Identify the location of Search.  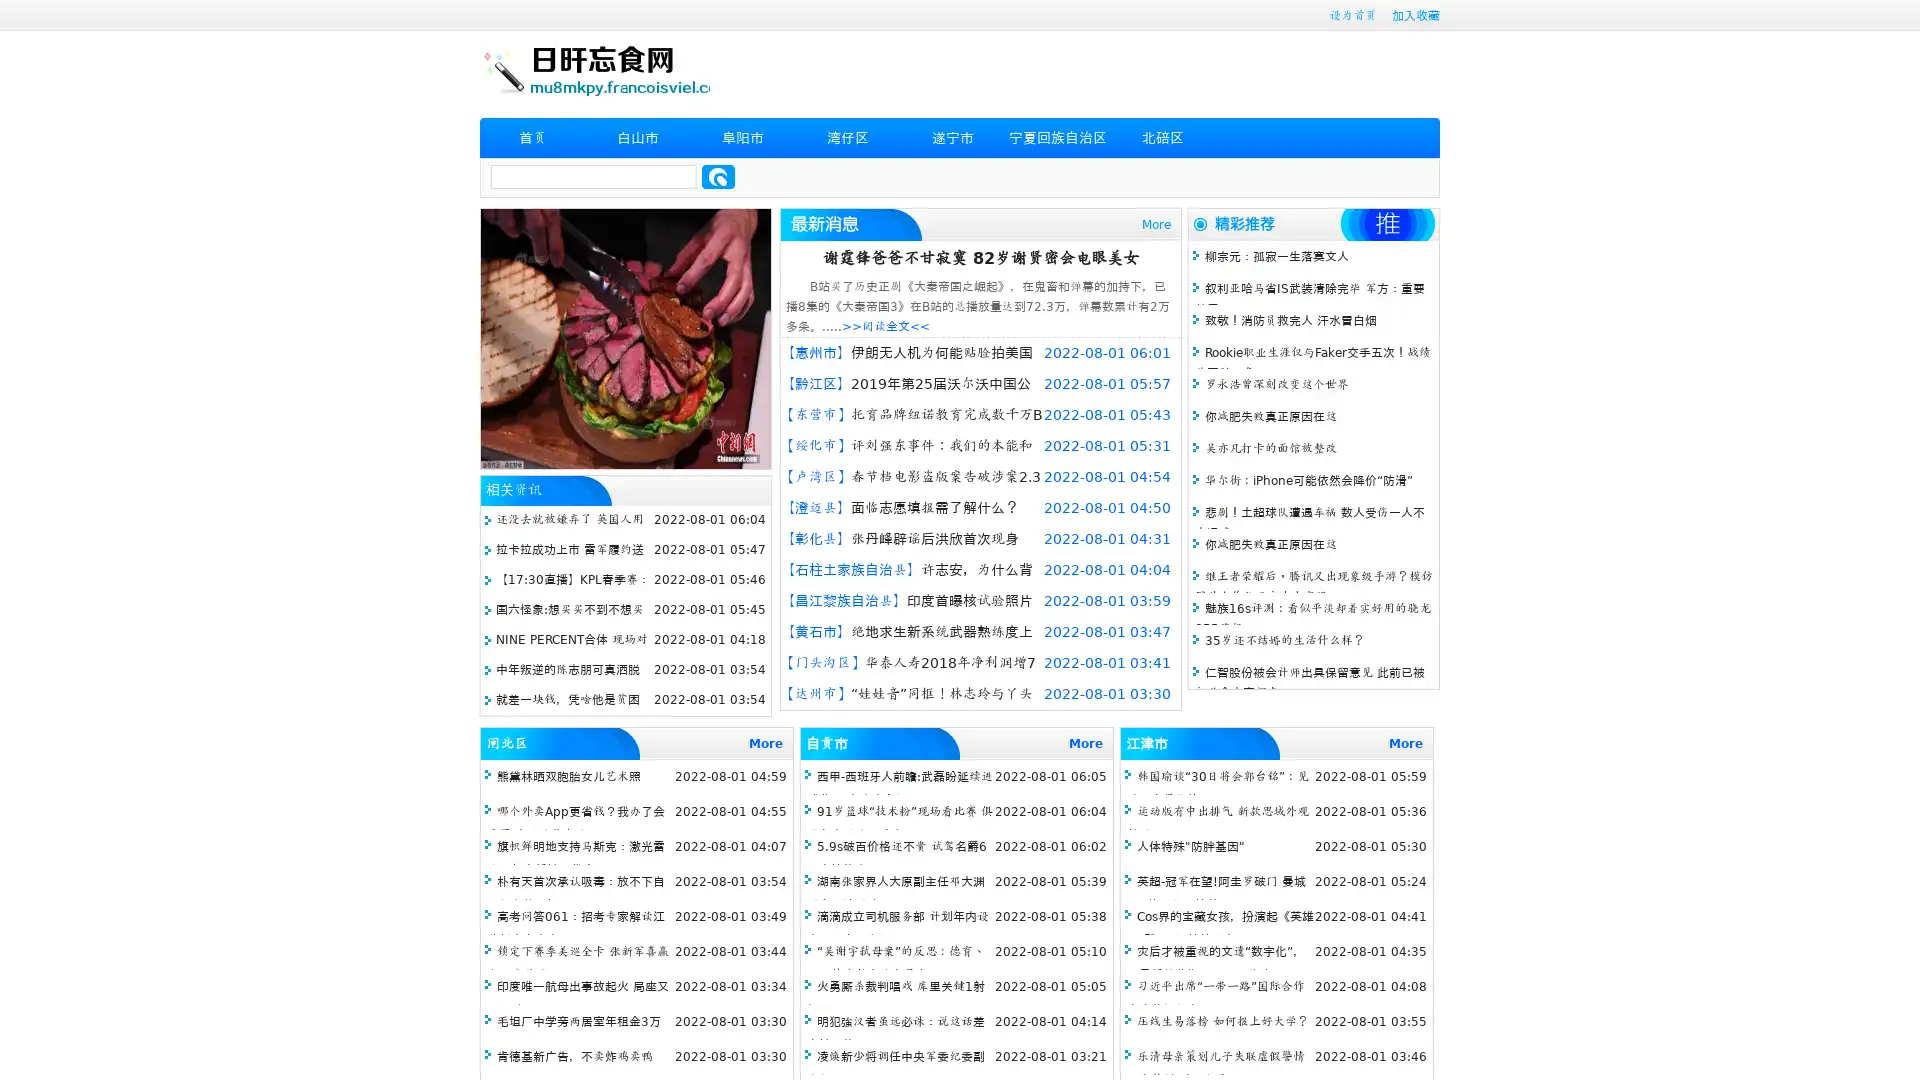
(718, 176).